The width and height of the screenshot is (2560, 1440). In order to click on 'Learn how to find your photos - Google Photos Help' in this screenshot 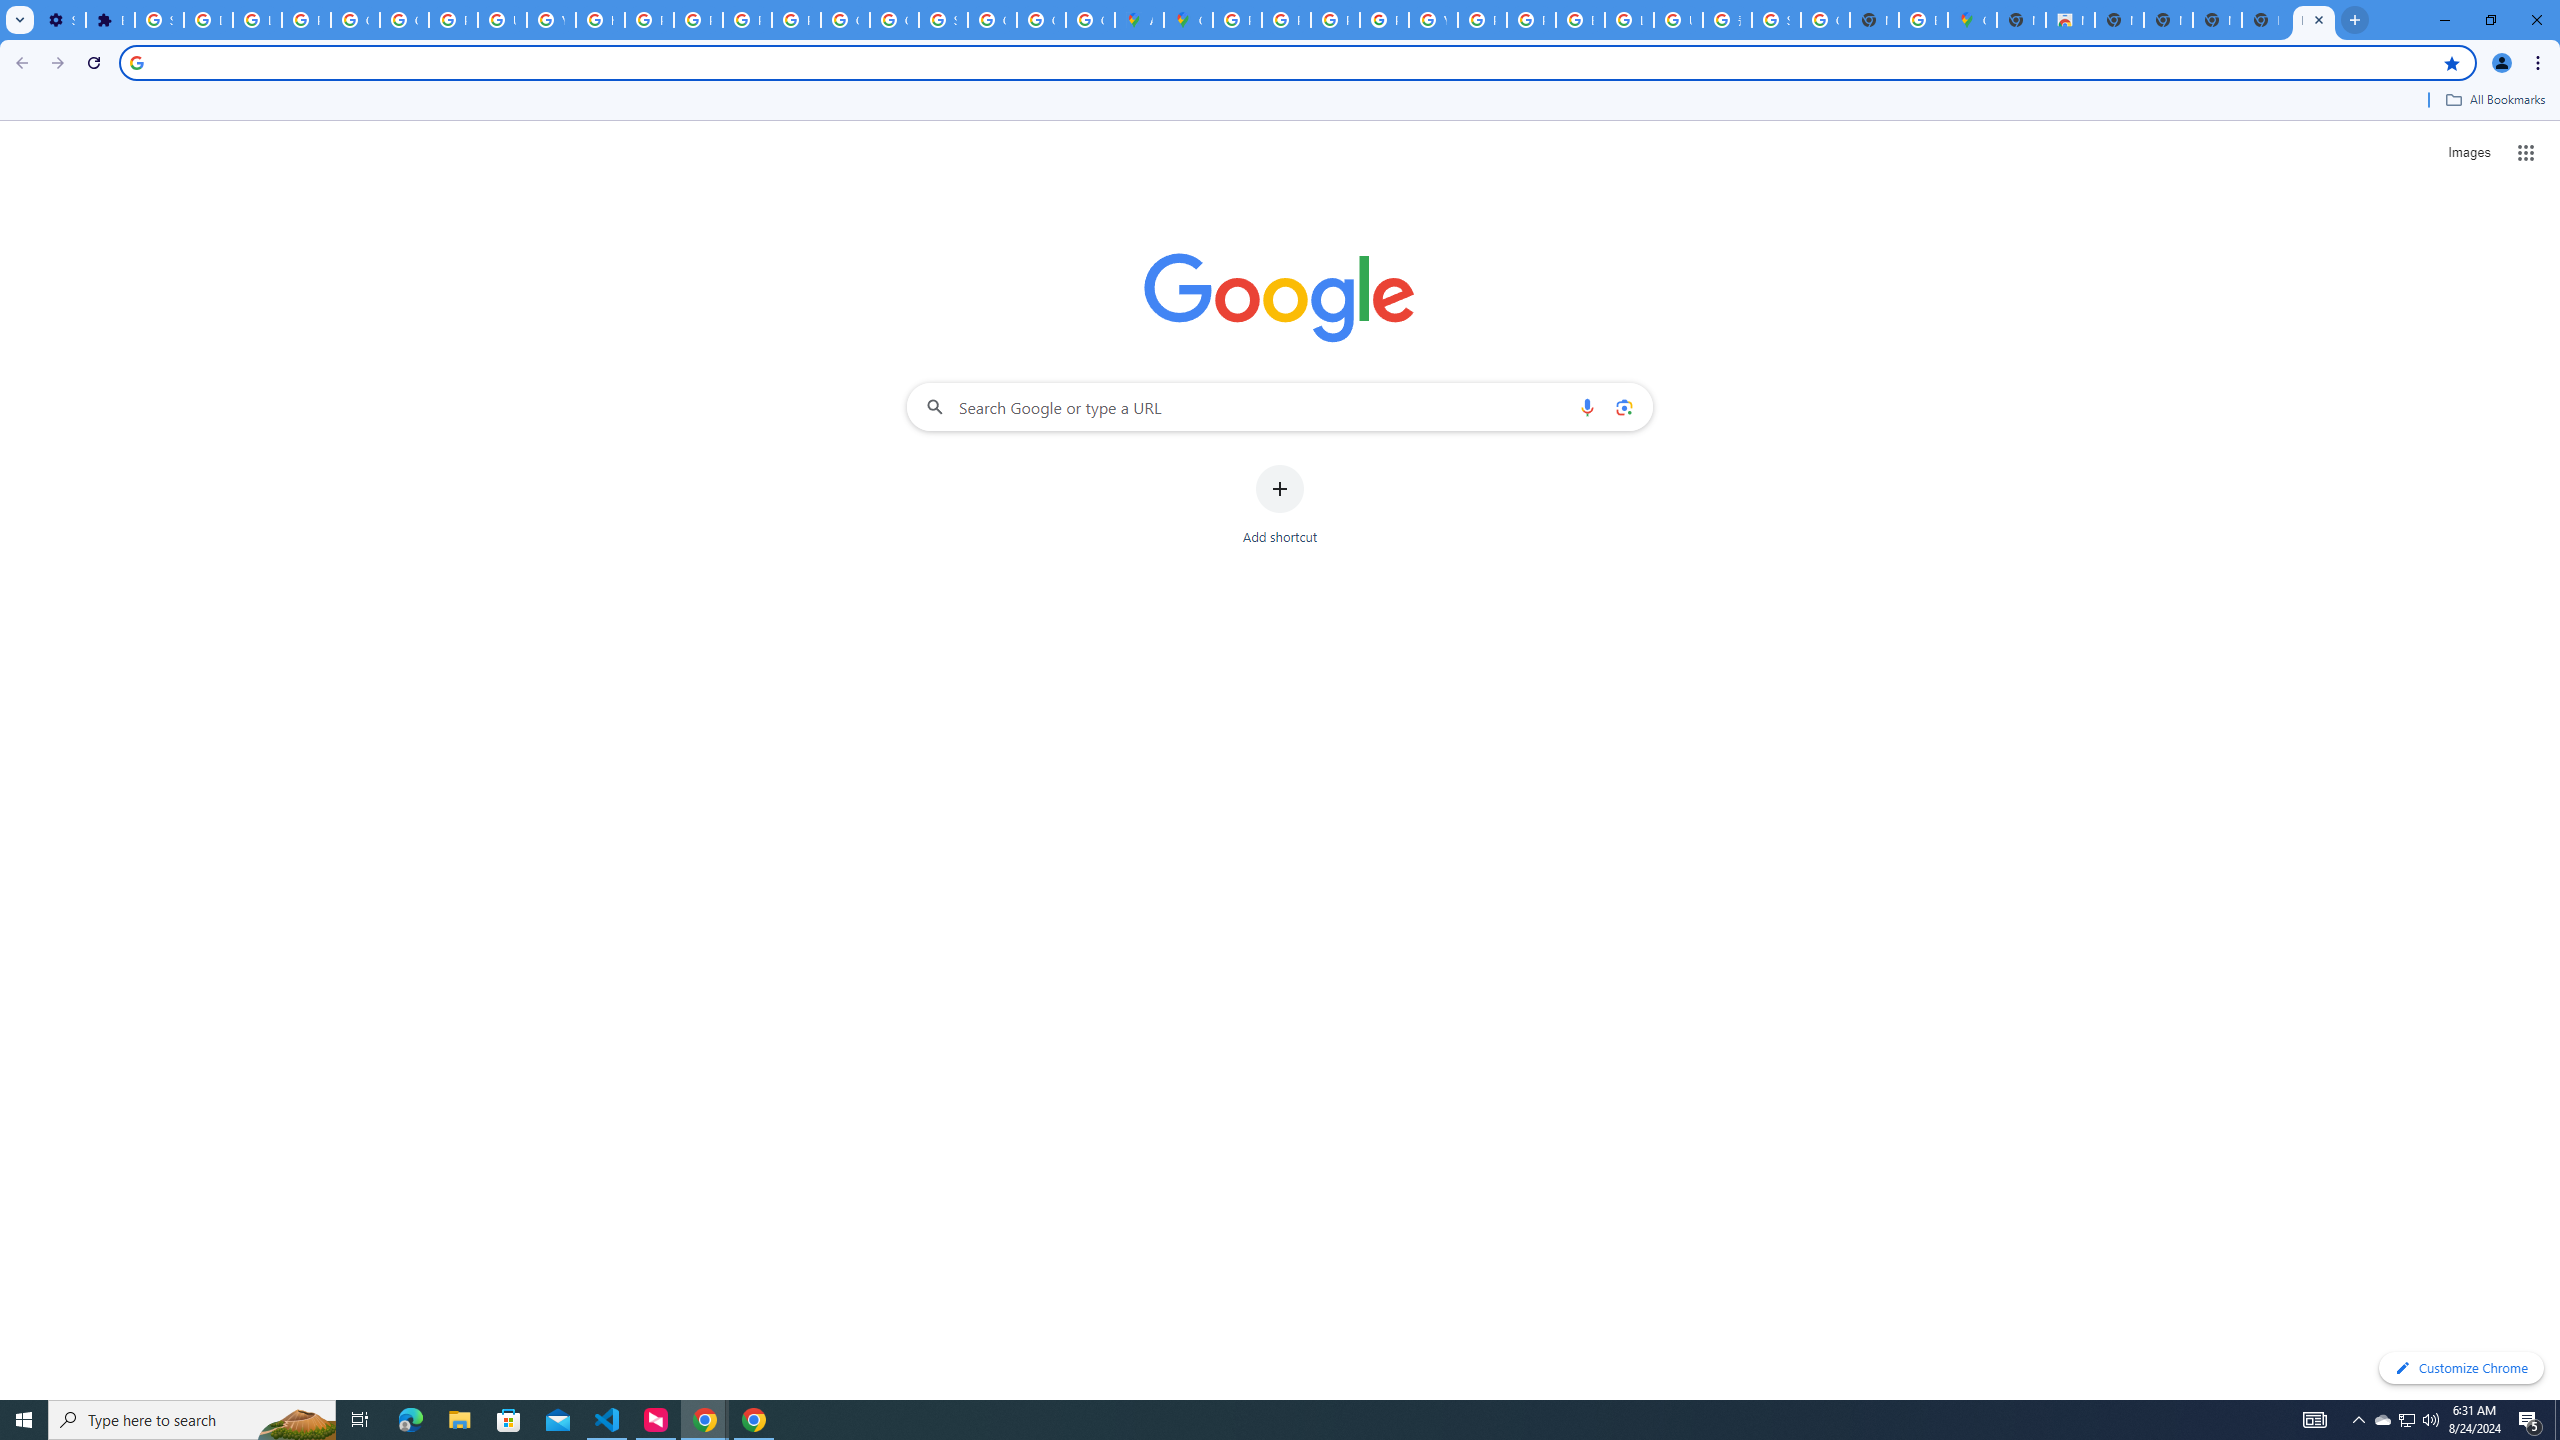, I will do `click(257, 19)`.